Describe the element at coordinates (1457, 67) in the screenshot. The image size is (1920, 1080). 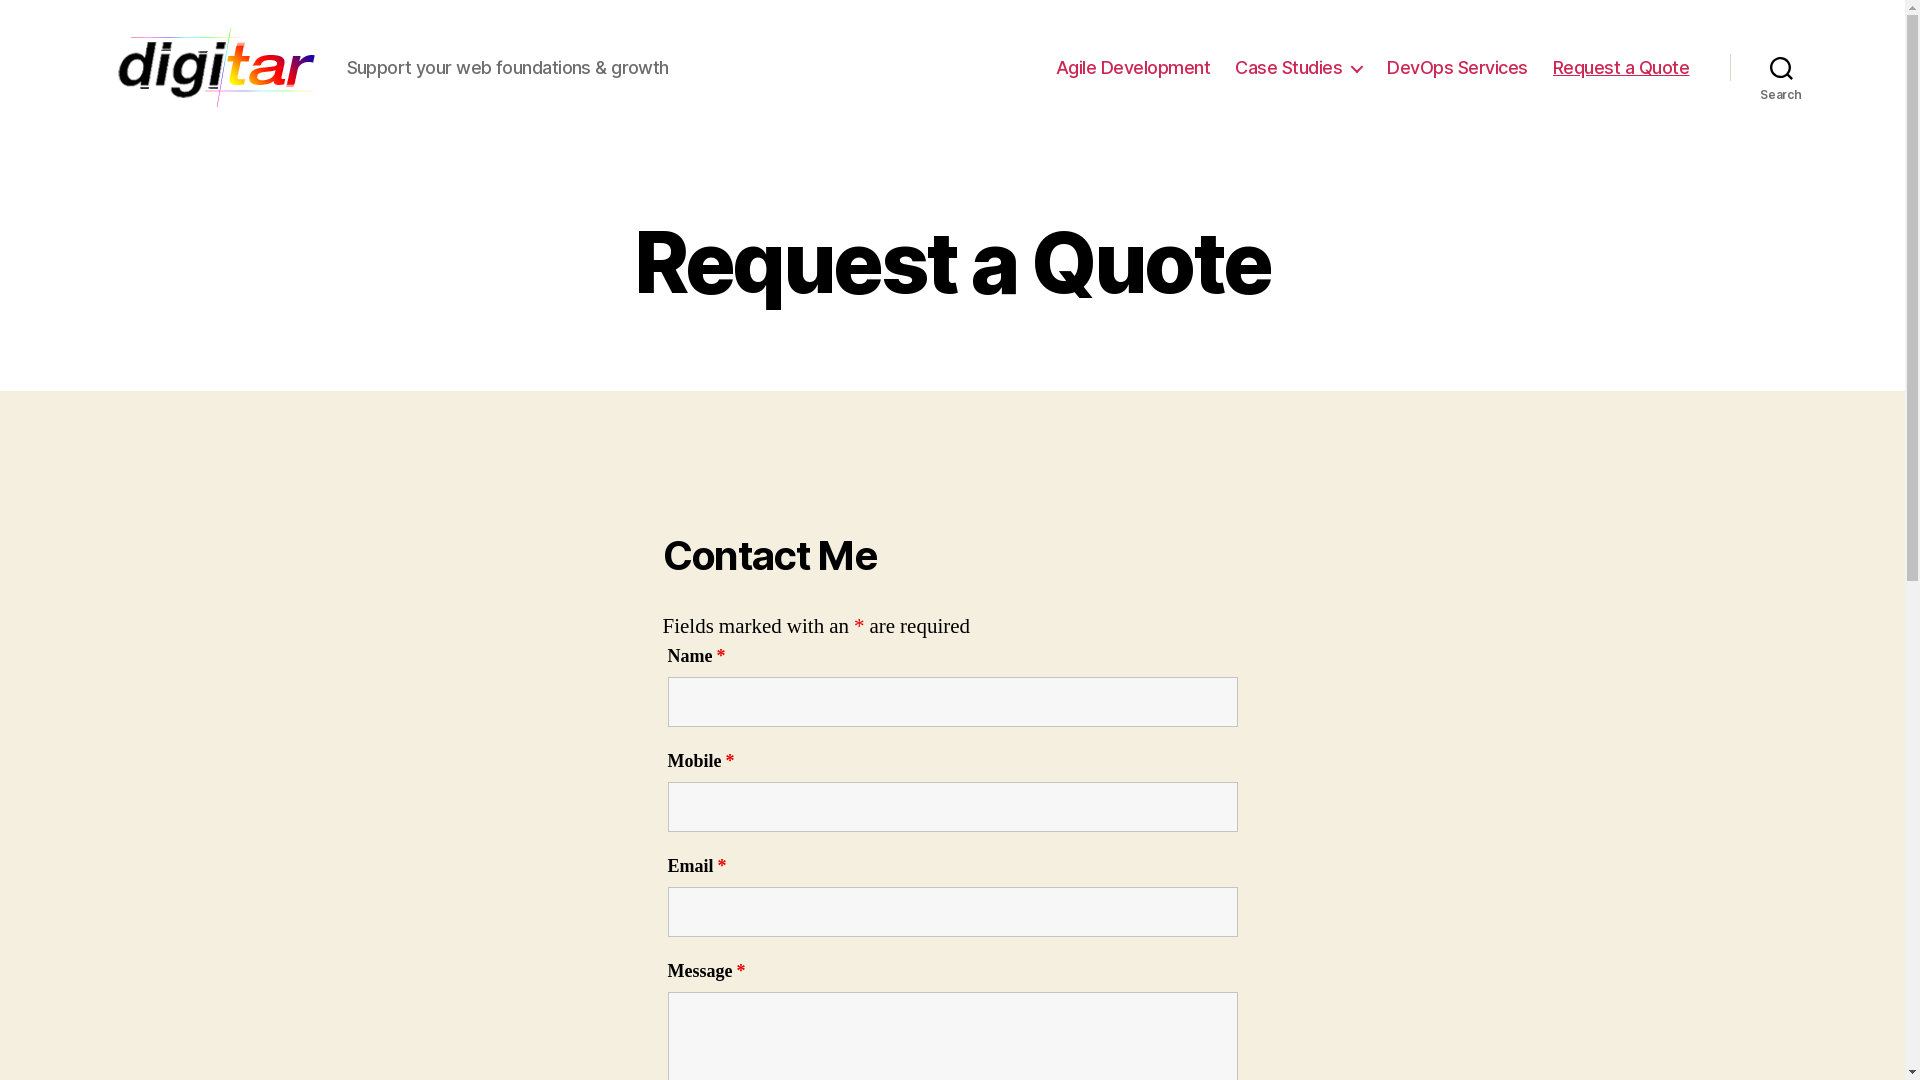
I see `'DevOps Services'` at that location.